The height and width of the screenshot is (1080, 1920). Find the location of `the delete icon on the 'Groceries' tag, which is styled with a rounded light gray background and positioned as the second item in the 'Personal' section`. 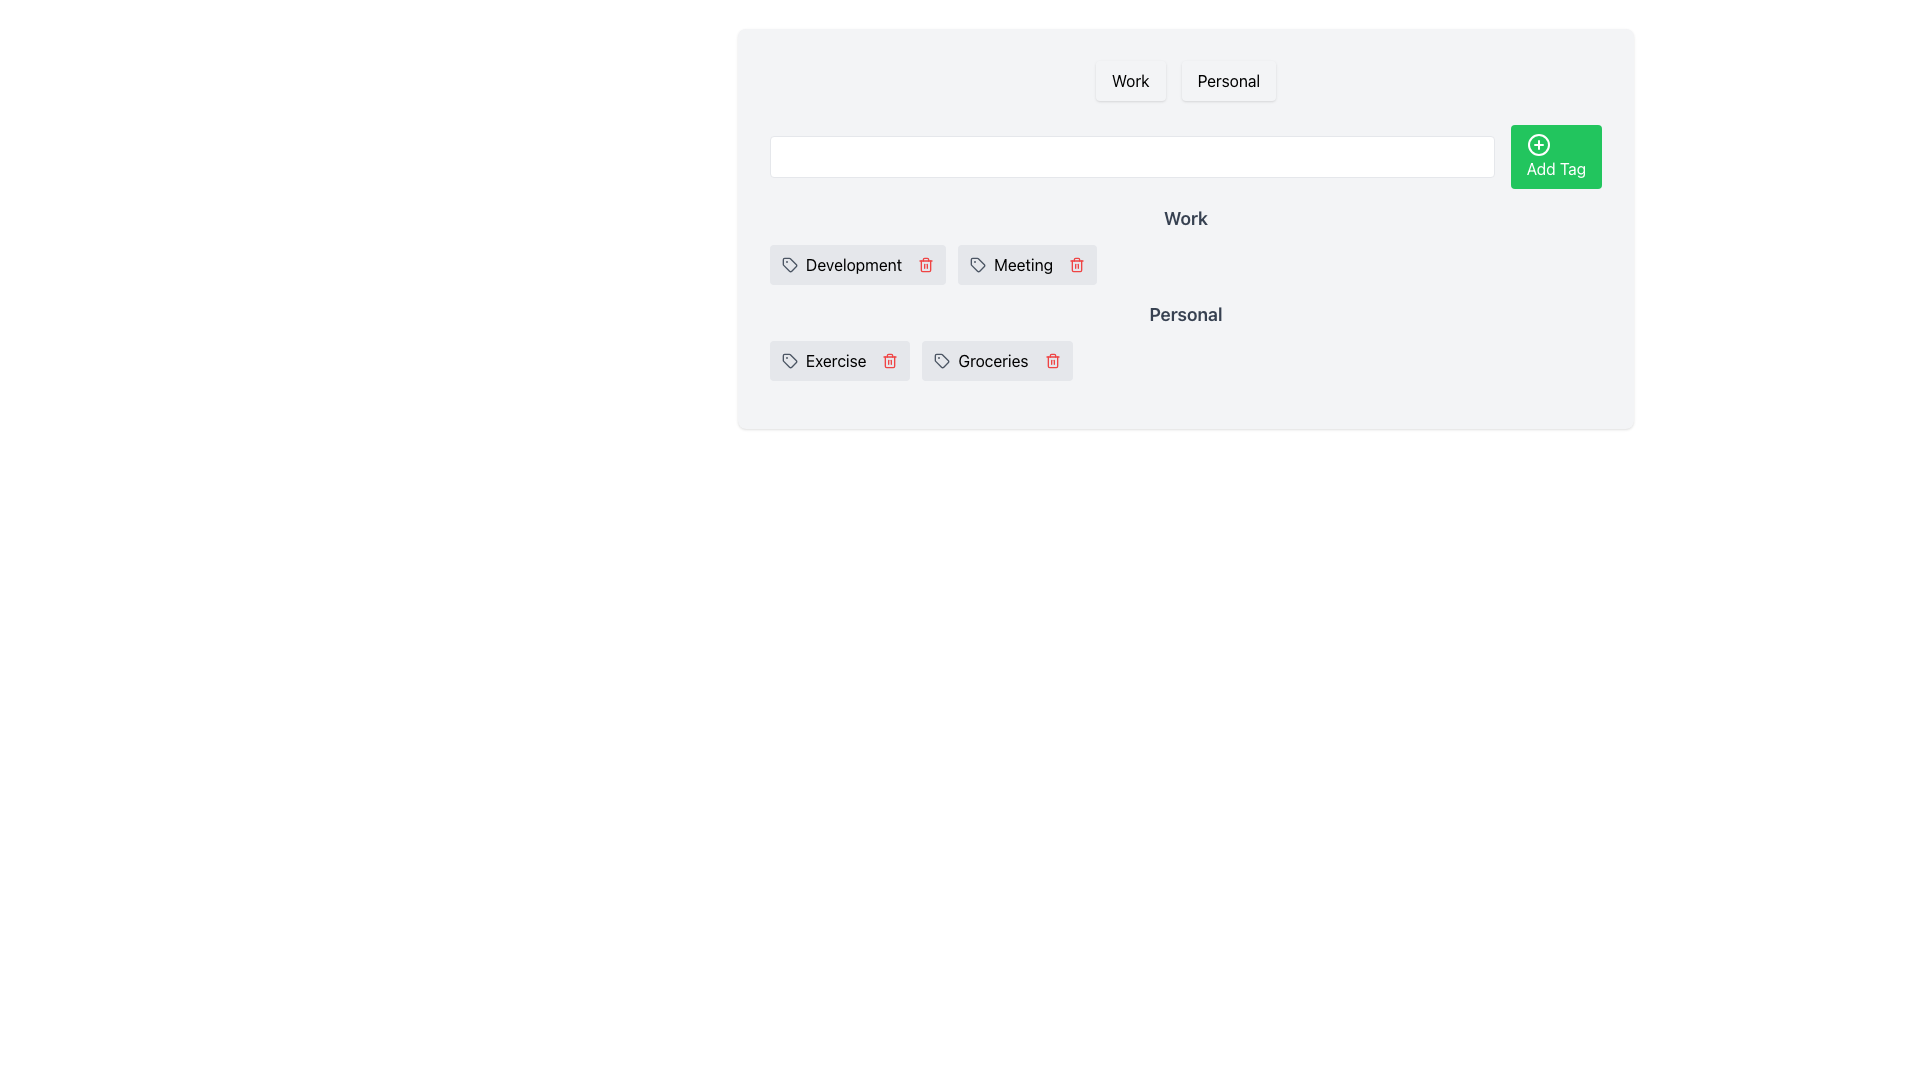

the delete icon on the 'Groceries' tag, which is styled with a rounded light gray background and positioned as the second item in the 'Personal' section is located at coordinates (997, 361).